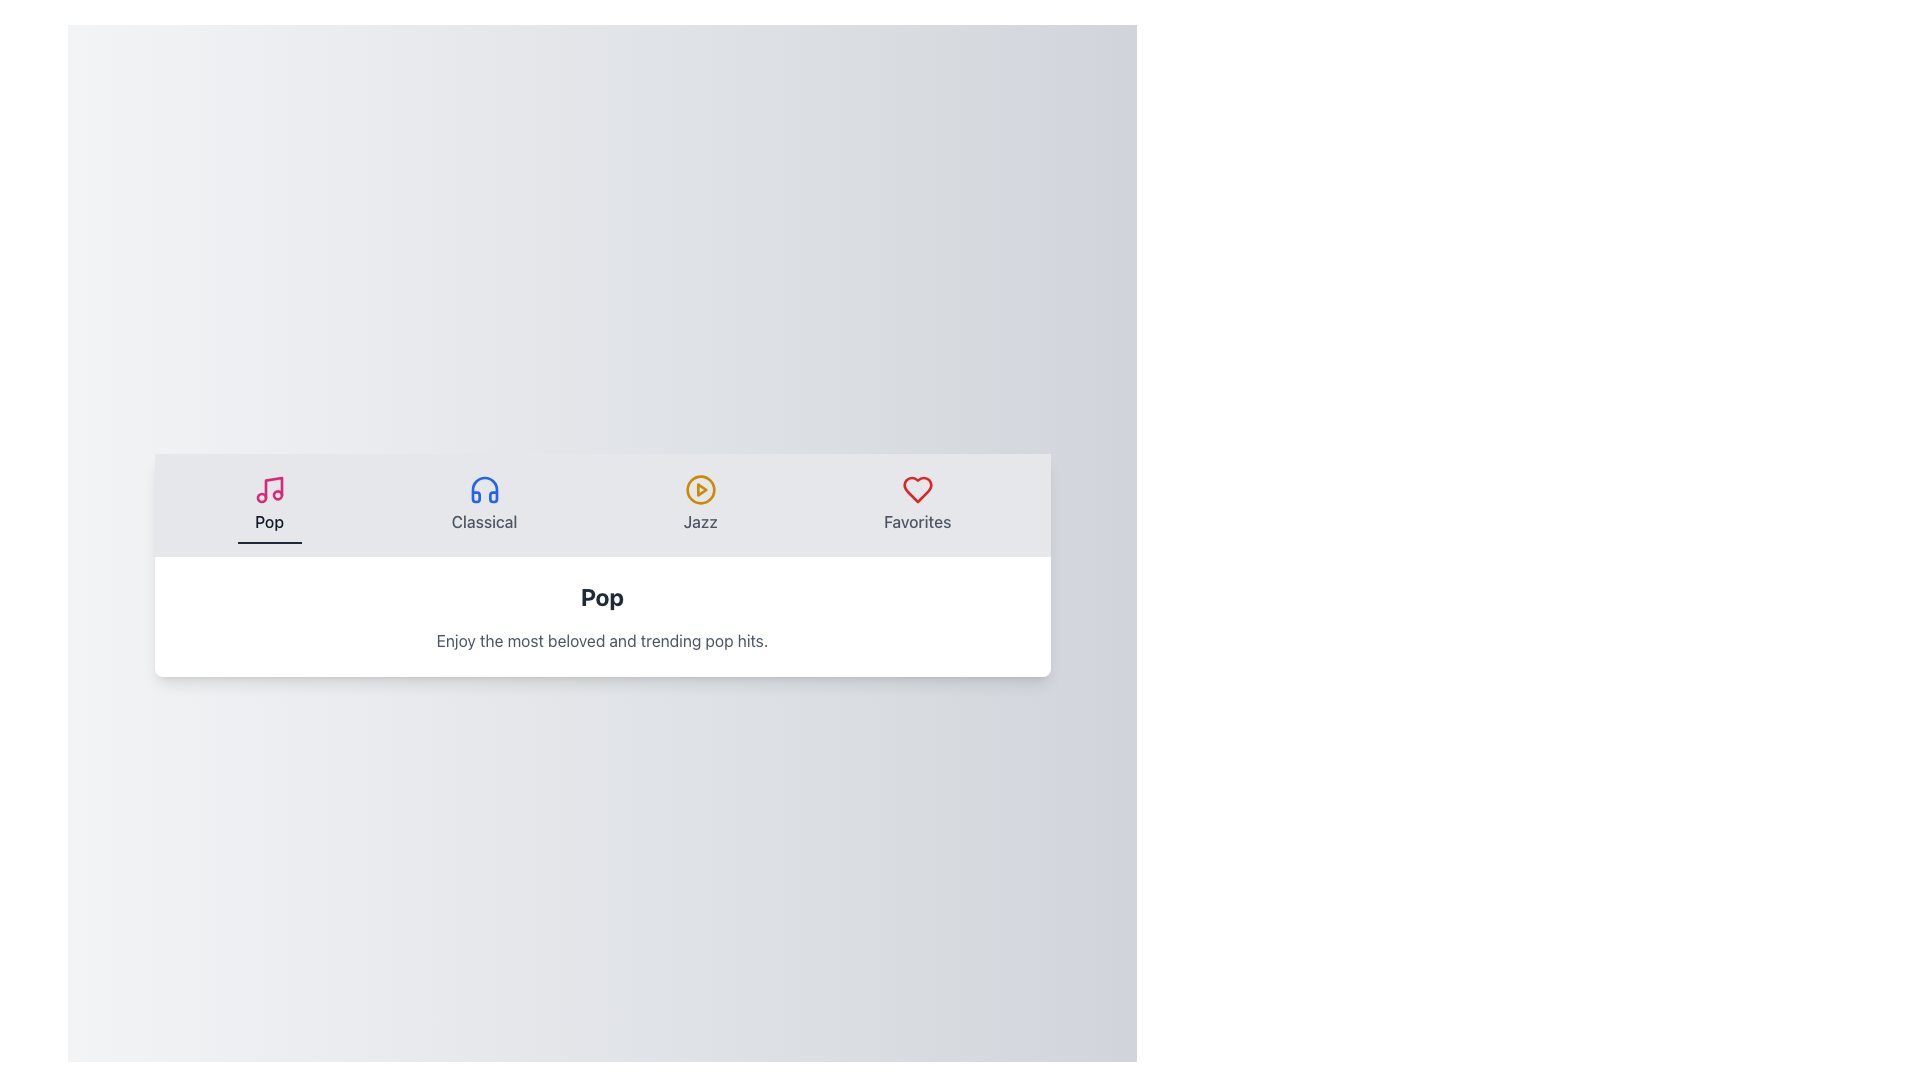 This screenshot has height=1080, width=1920. I want to click on the 'Jazz' menu option button, which is the third option in the horizontal menu bar, featuring a yellow outlined circle icon with a play triangle above the 'Jazz' label, so click(700, 503).